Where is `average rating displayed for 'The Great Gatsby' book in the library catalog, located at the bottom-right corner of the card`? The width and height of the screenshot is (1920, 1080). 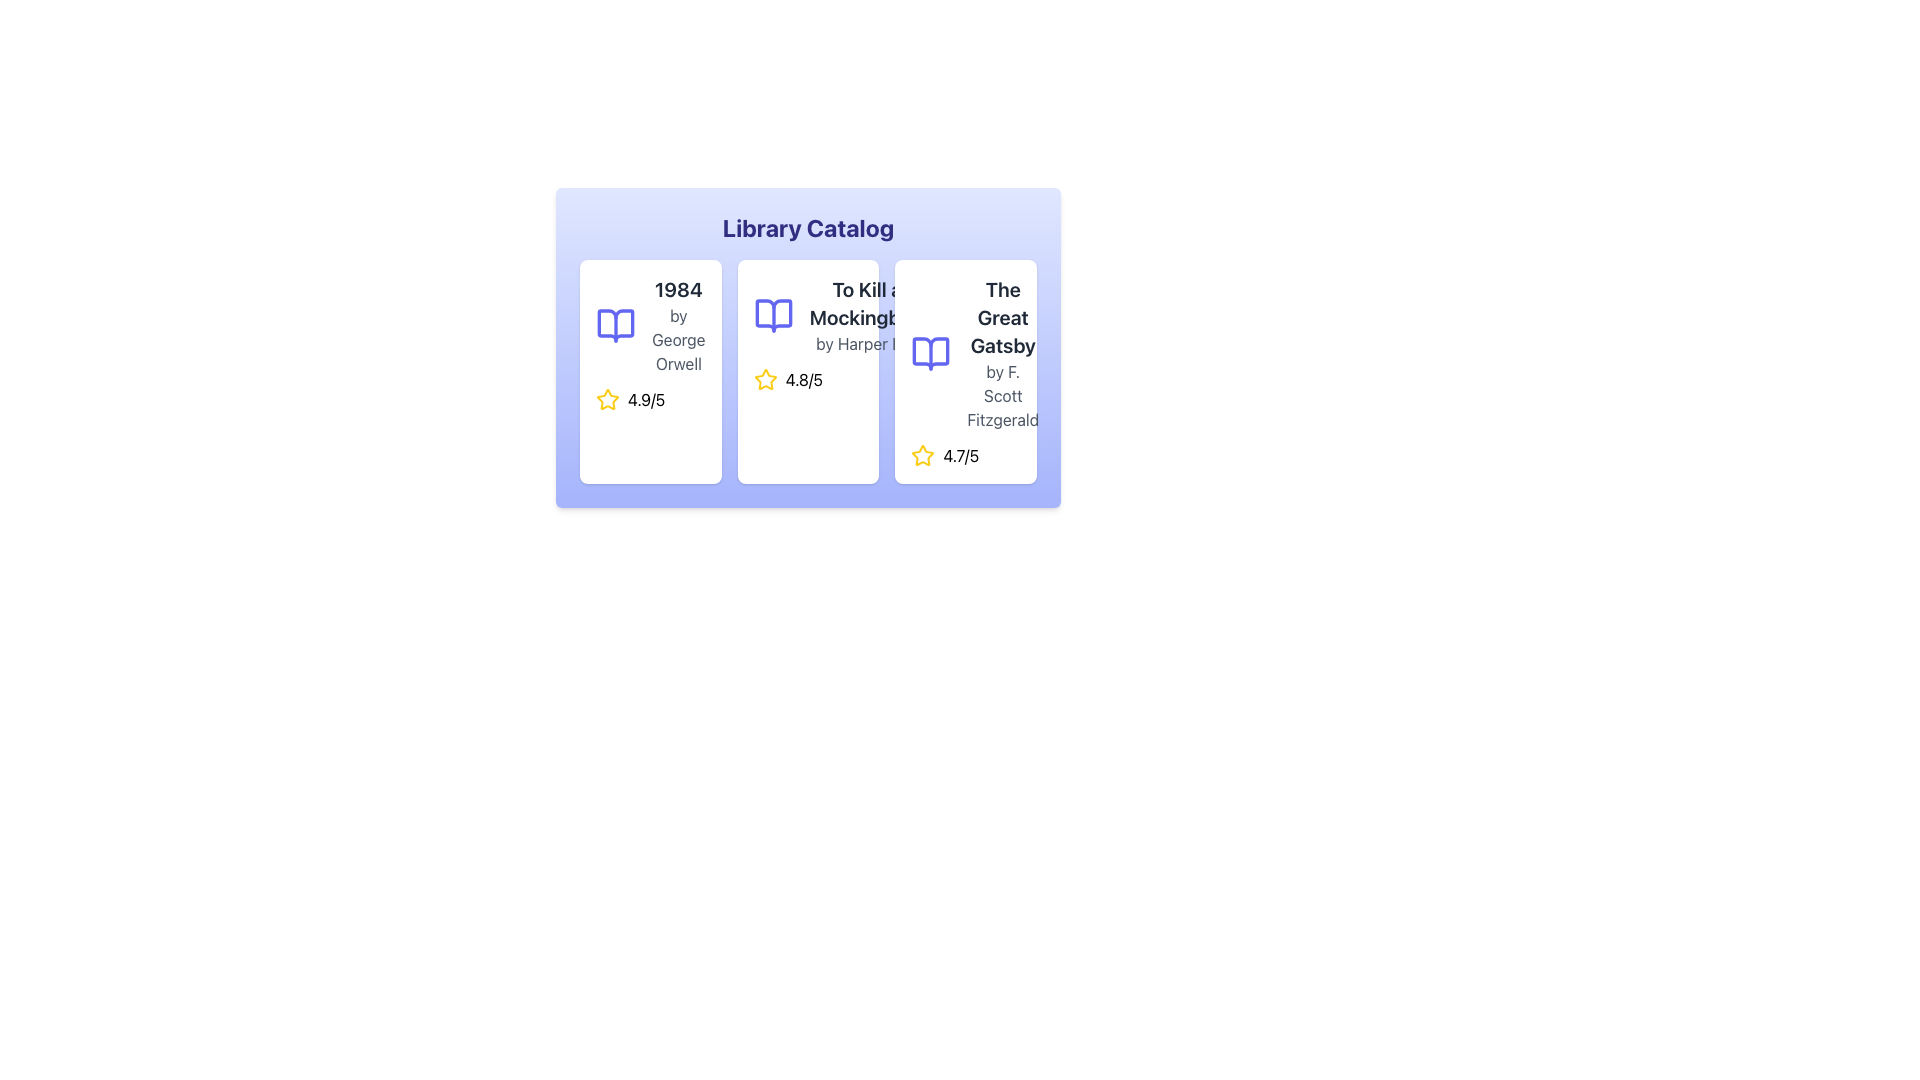 average rating displayed for 'The Great Gatsby' book in the library catalog, located at the bottom-right corner of the card is located at coordinates (966, 455).